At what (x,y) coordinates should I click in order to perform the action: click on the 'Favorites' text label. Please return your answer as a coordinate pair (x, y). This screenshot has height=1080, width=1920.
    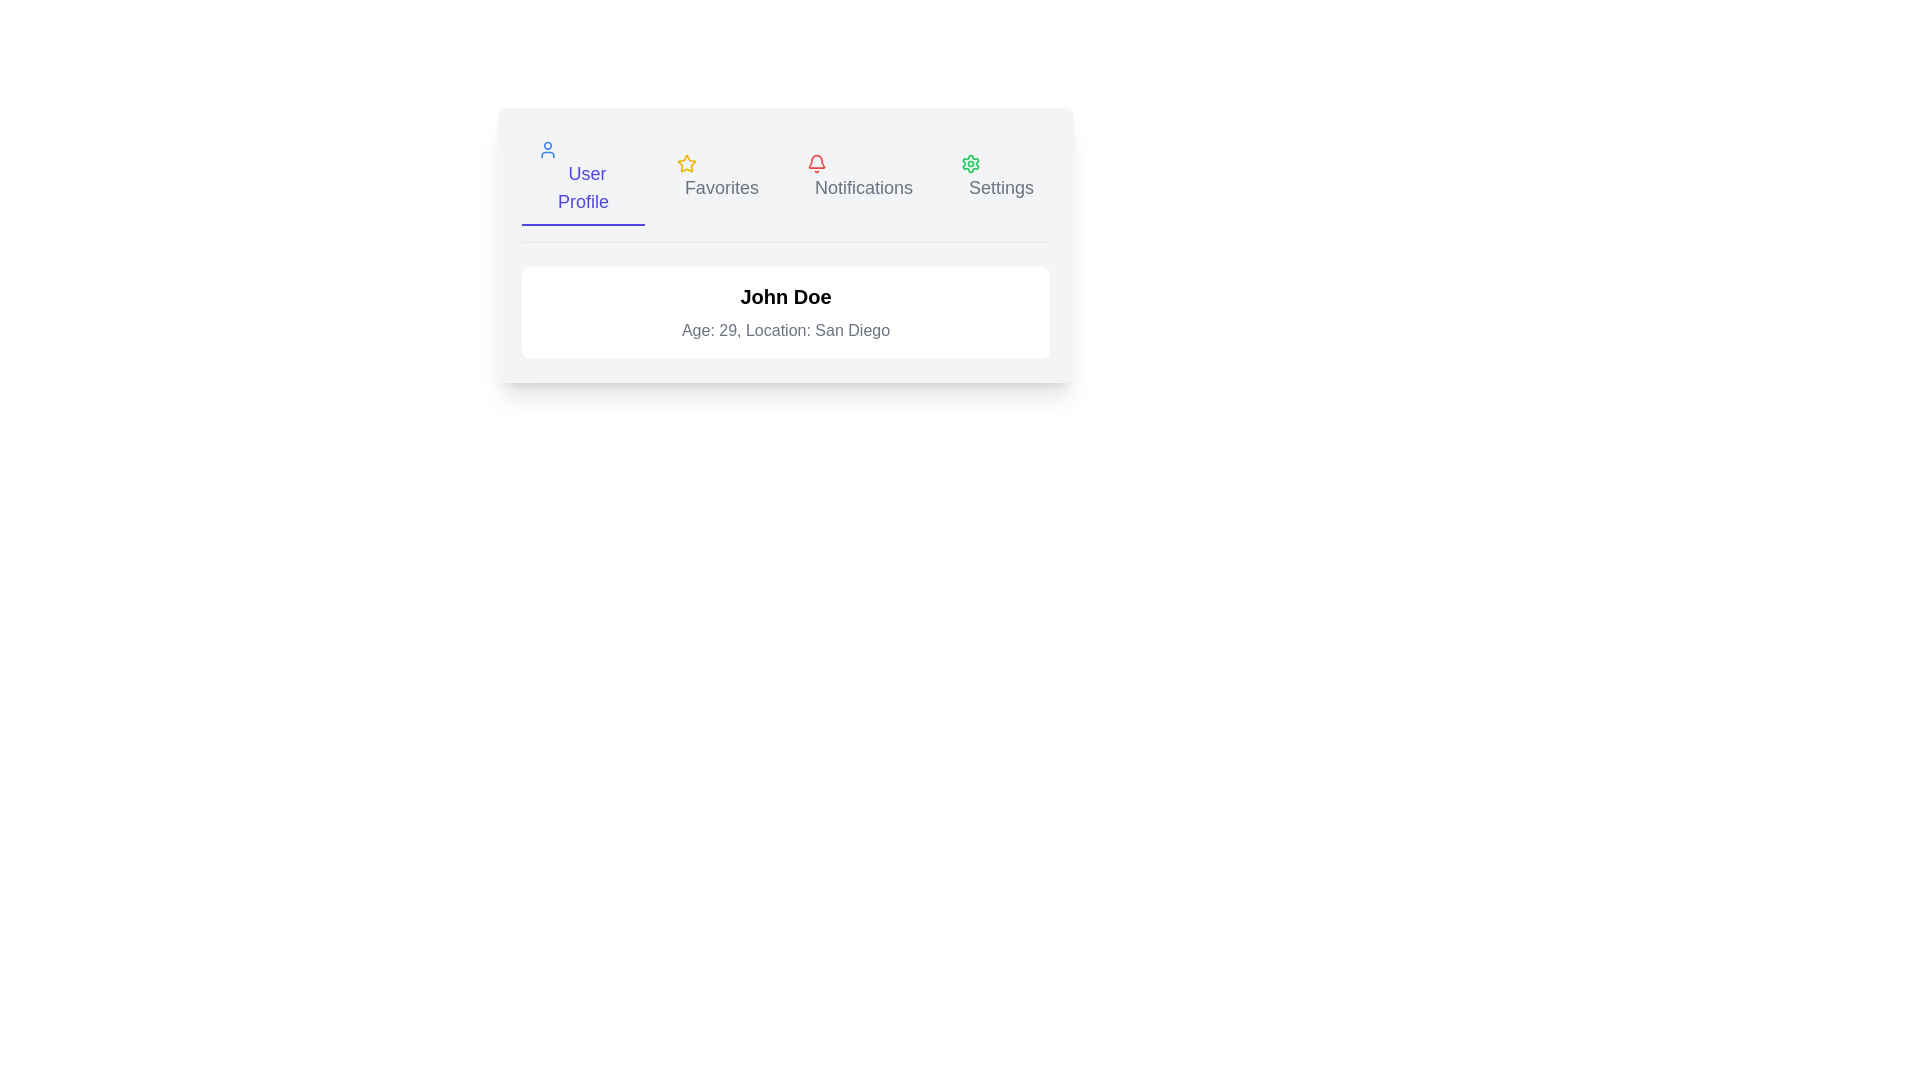
    Looking at the image, I should click on (720, 188).